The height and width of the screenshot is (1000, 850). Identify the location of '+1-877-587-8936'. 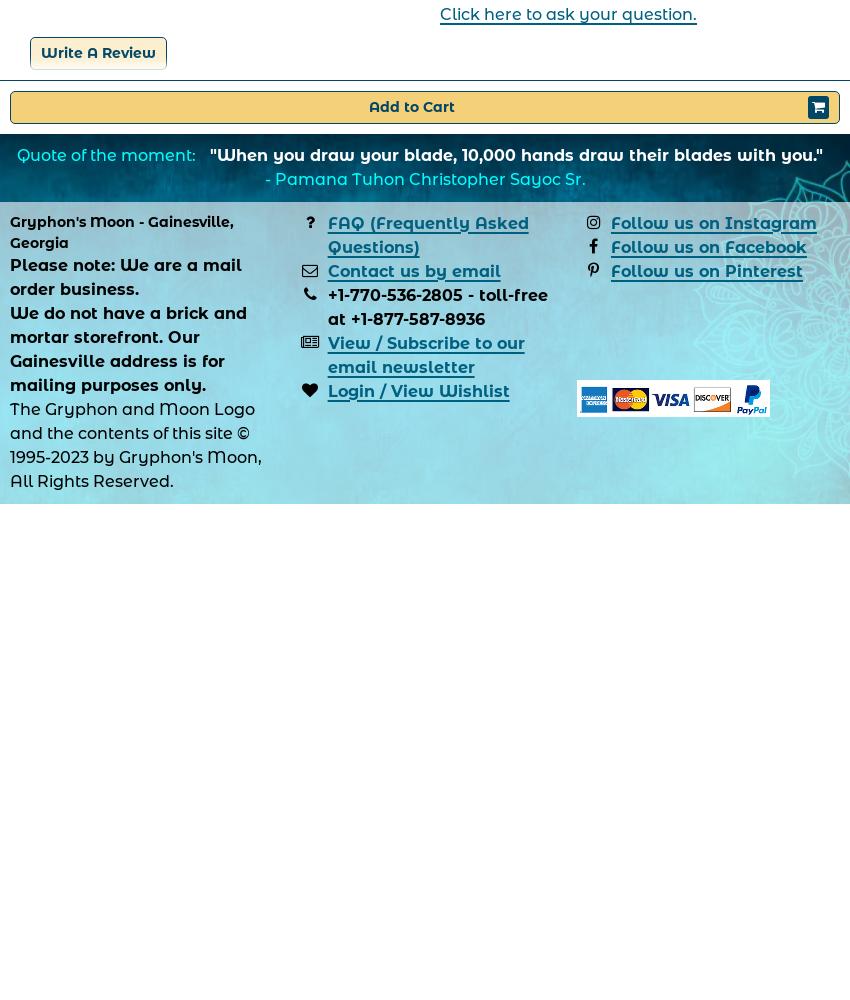
(417, 317).